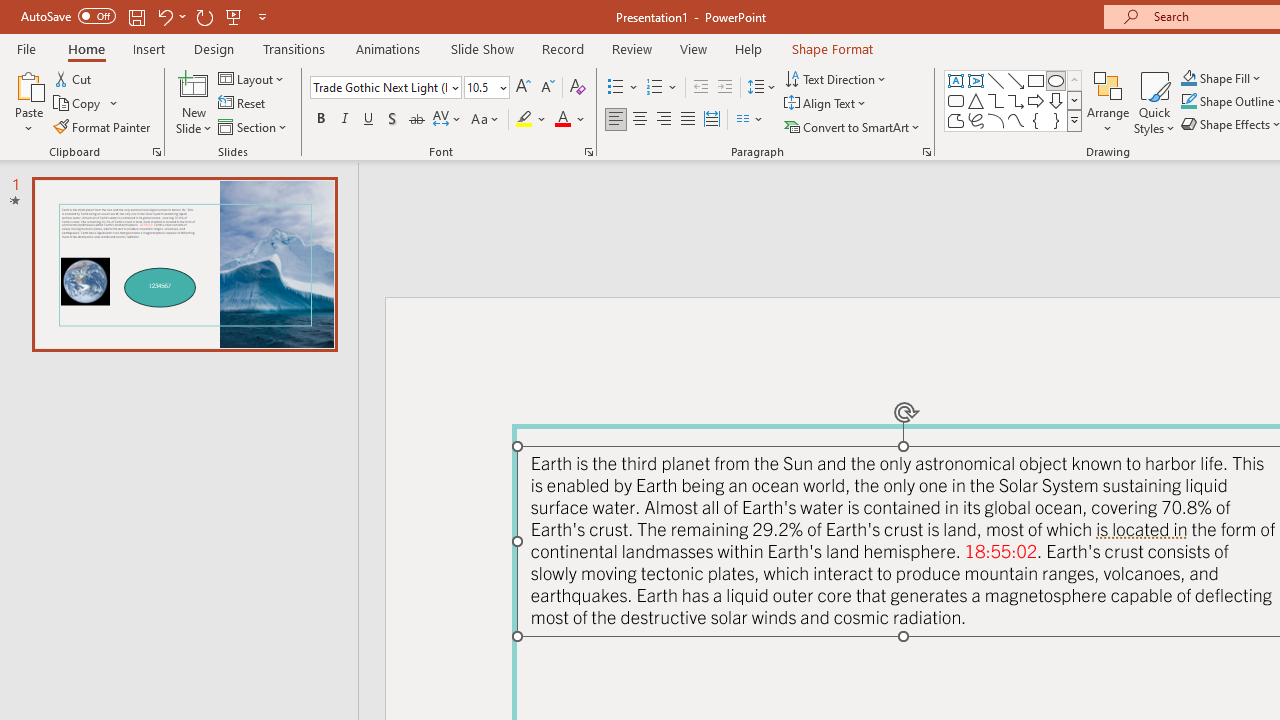 The width and height of the screenshot is (1280, 720). I want to click on 'Record', so click(561, 48).